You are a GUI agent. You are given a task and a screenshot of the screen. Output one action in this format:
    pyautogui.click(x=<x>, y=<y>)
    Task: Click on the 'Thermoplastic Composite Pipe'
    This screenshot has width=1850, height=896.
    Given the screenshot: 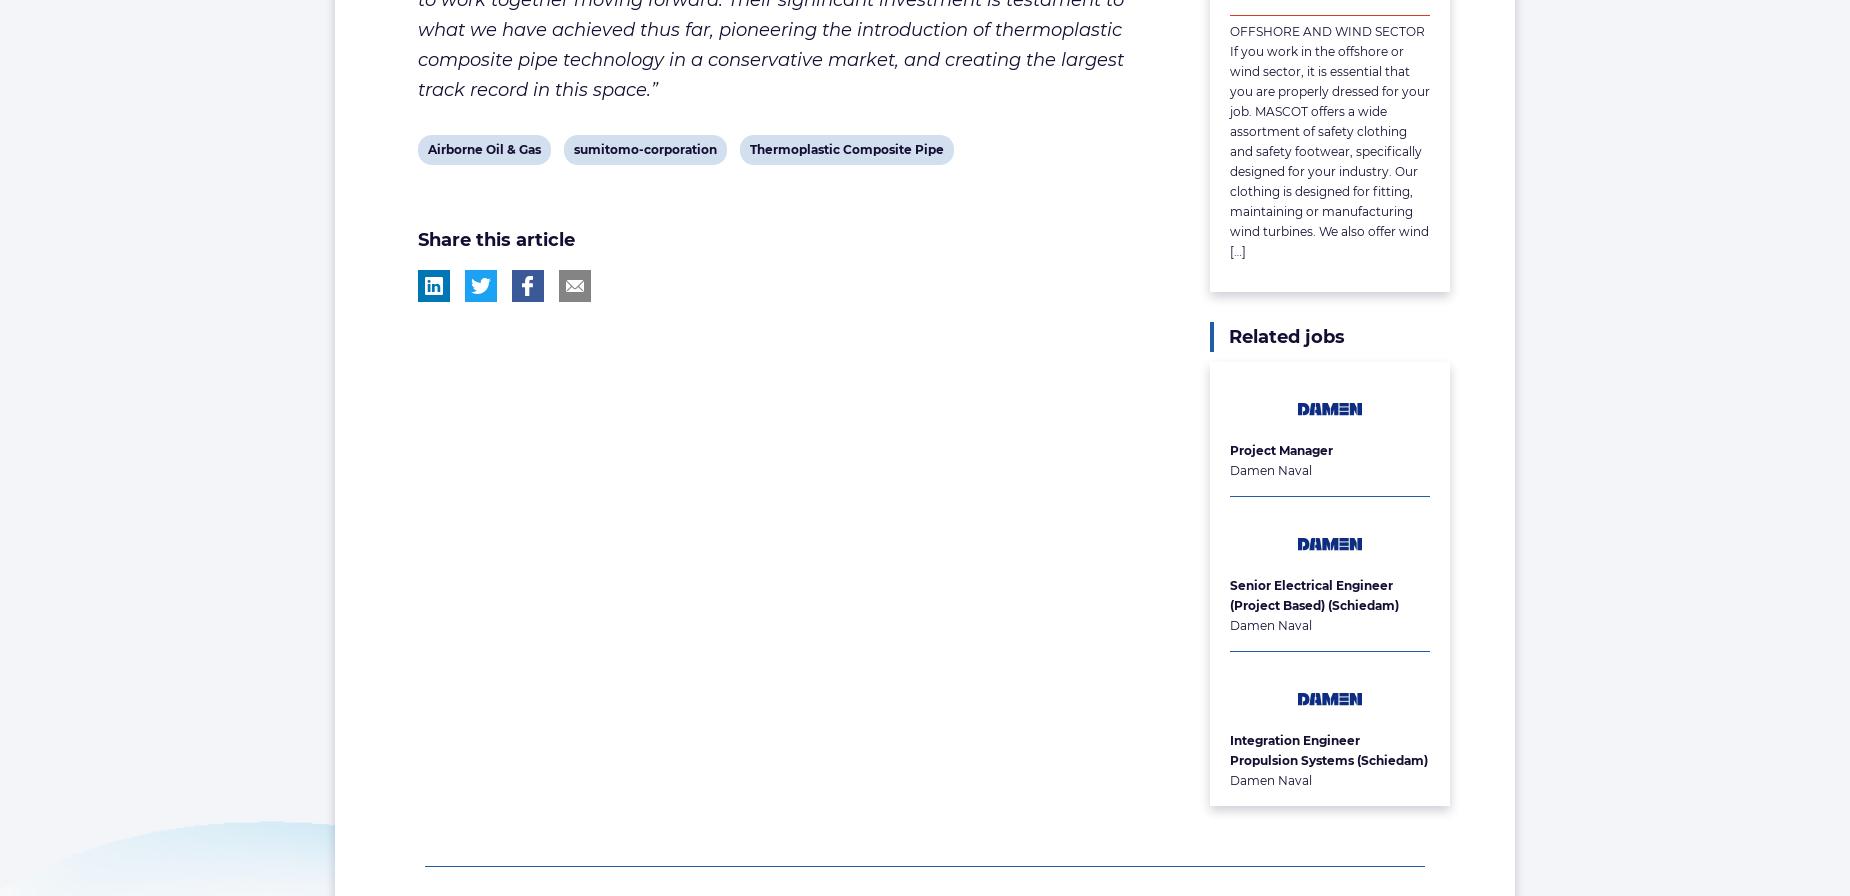 What is the action you would take?
    pyautogui.click(x=846, y=148)
    